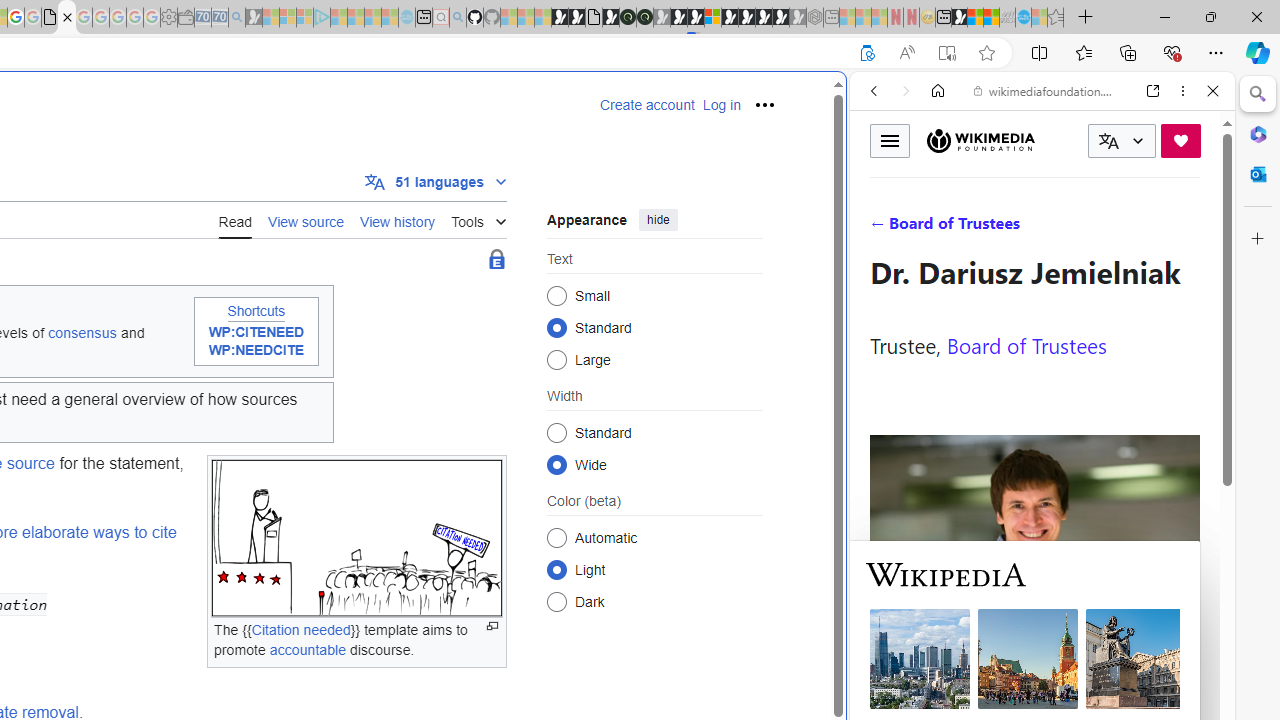 The width and height of the screenshot is (1280, 720). What do you see at coordinates (763, 105) in the screenshot?
I see `'Personal tools'` at bounding box center [763, 105].